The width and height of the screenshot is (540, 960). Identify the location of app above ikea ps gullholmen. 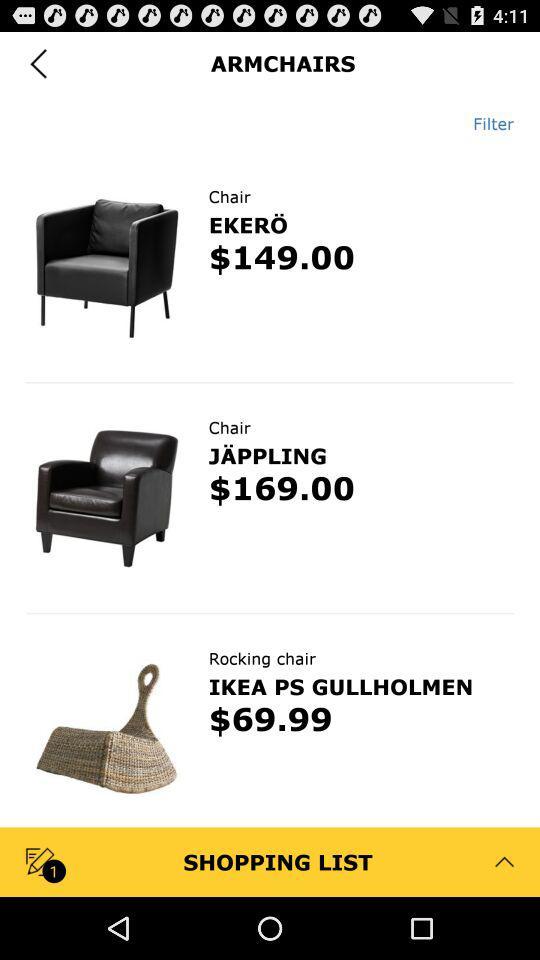
(262, 657).